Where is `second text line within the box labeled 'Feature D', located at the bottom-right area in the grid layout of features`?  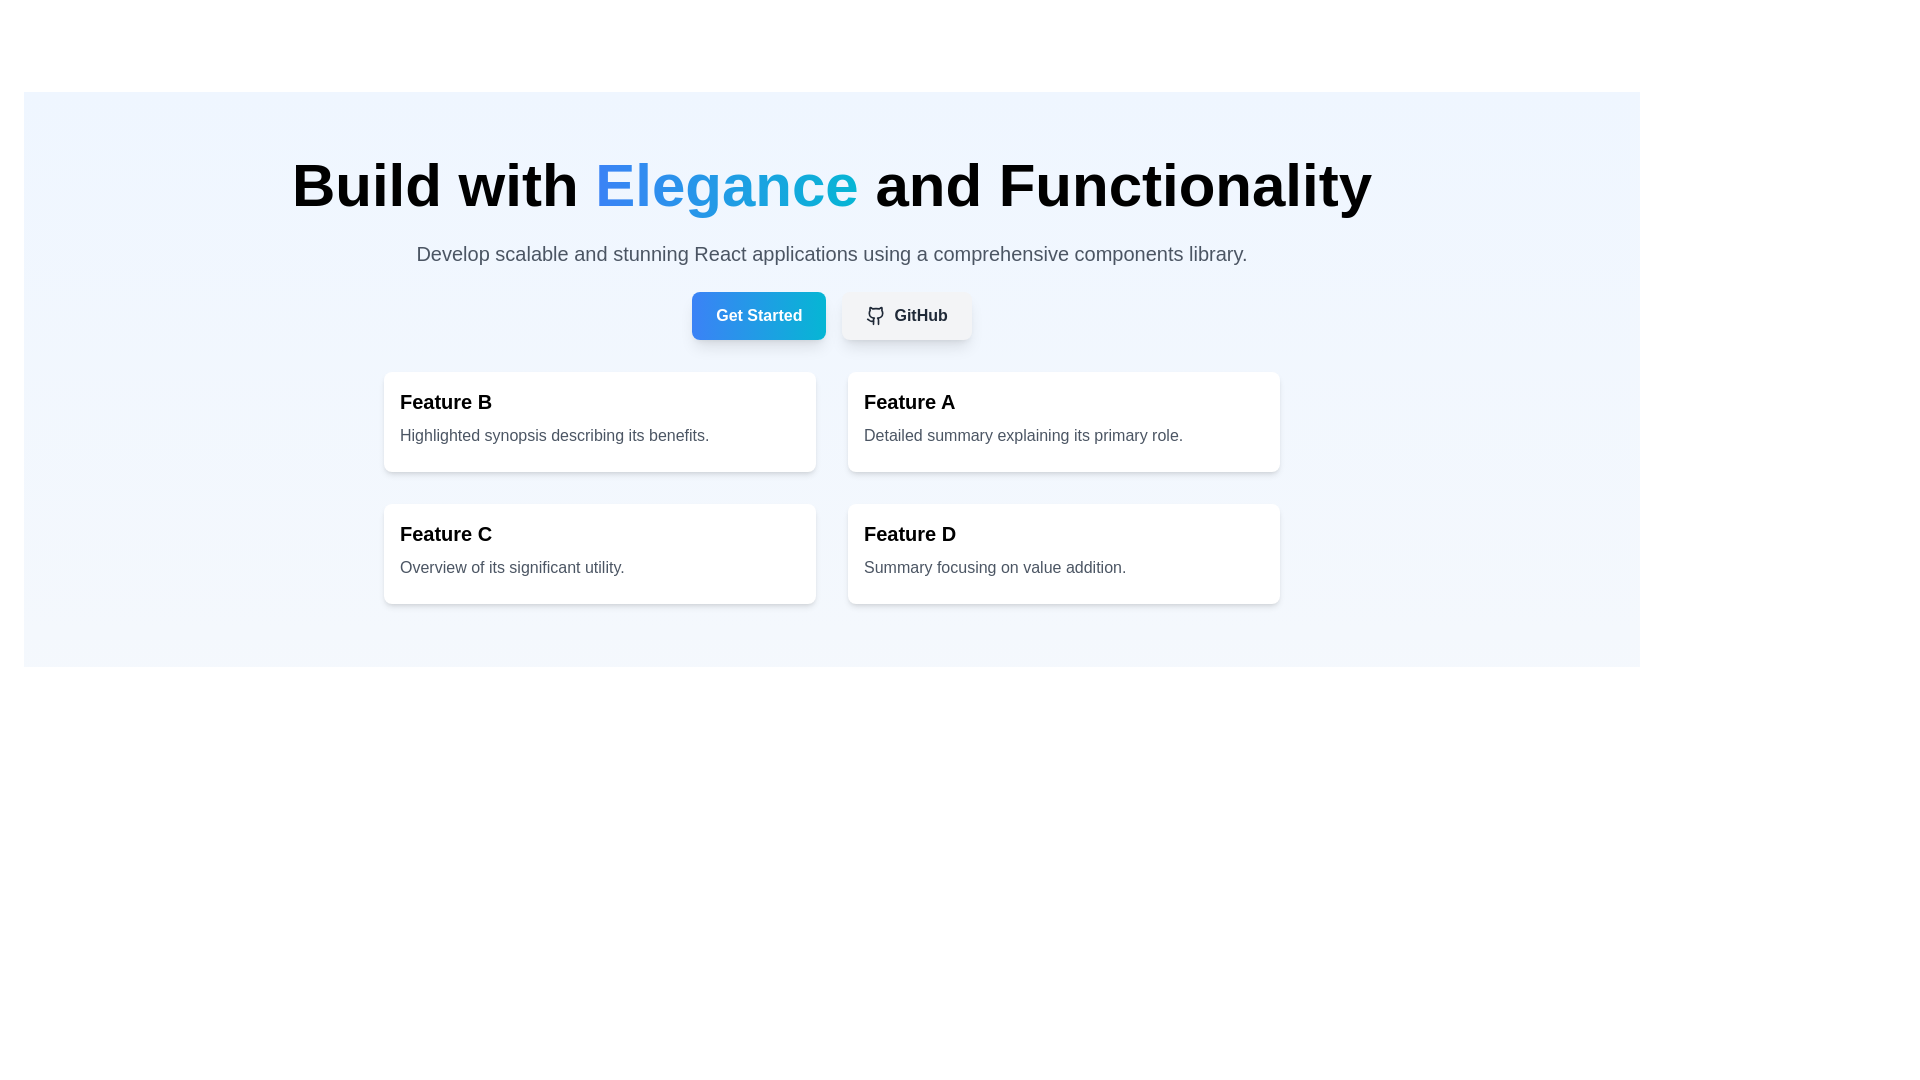
second text line within the box labeled 'Feature D', located at the bottom-right area in the grid layout of features is located at coordinates (1063, 567).